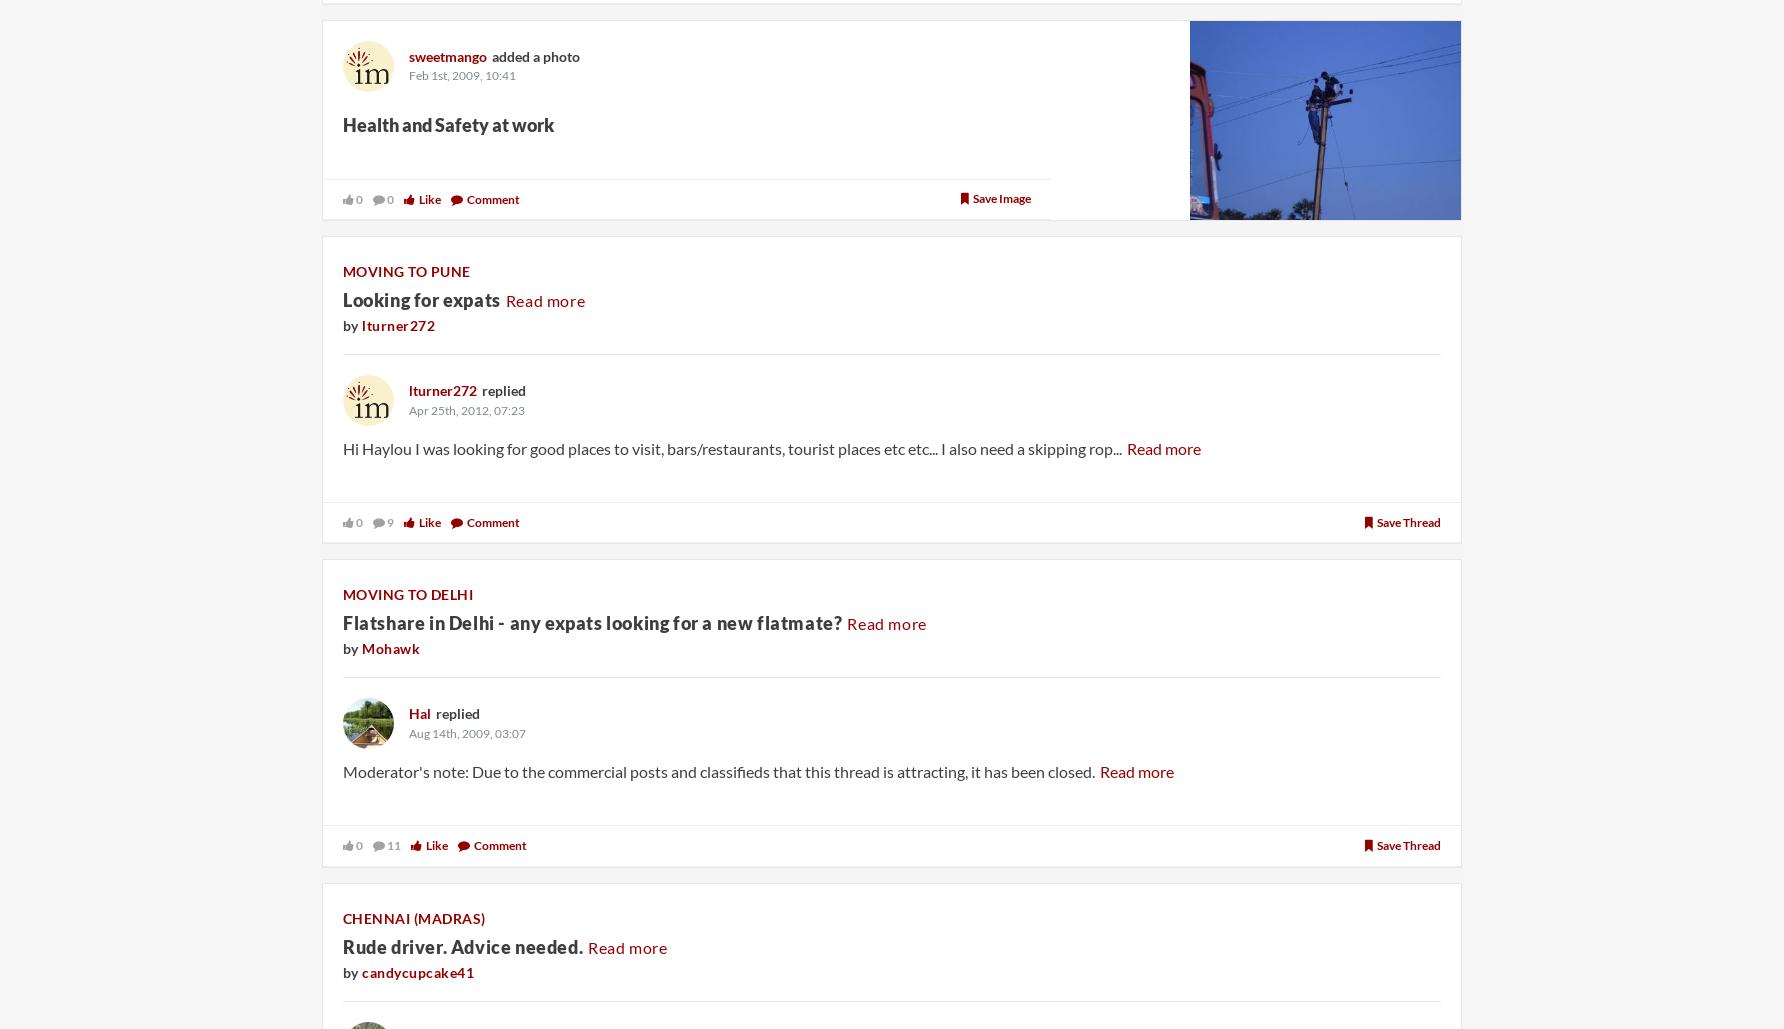  I want to click on 'Apr 25th, 2012, 07:23', so click(467, 408).